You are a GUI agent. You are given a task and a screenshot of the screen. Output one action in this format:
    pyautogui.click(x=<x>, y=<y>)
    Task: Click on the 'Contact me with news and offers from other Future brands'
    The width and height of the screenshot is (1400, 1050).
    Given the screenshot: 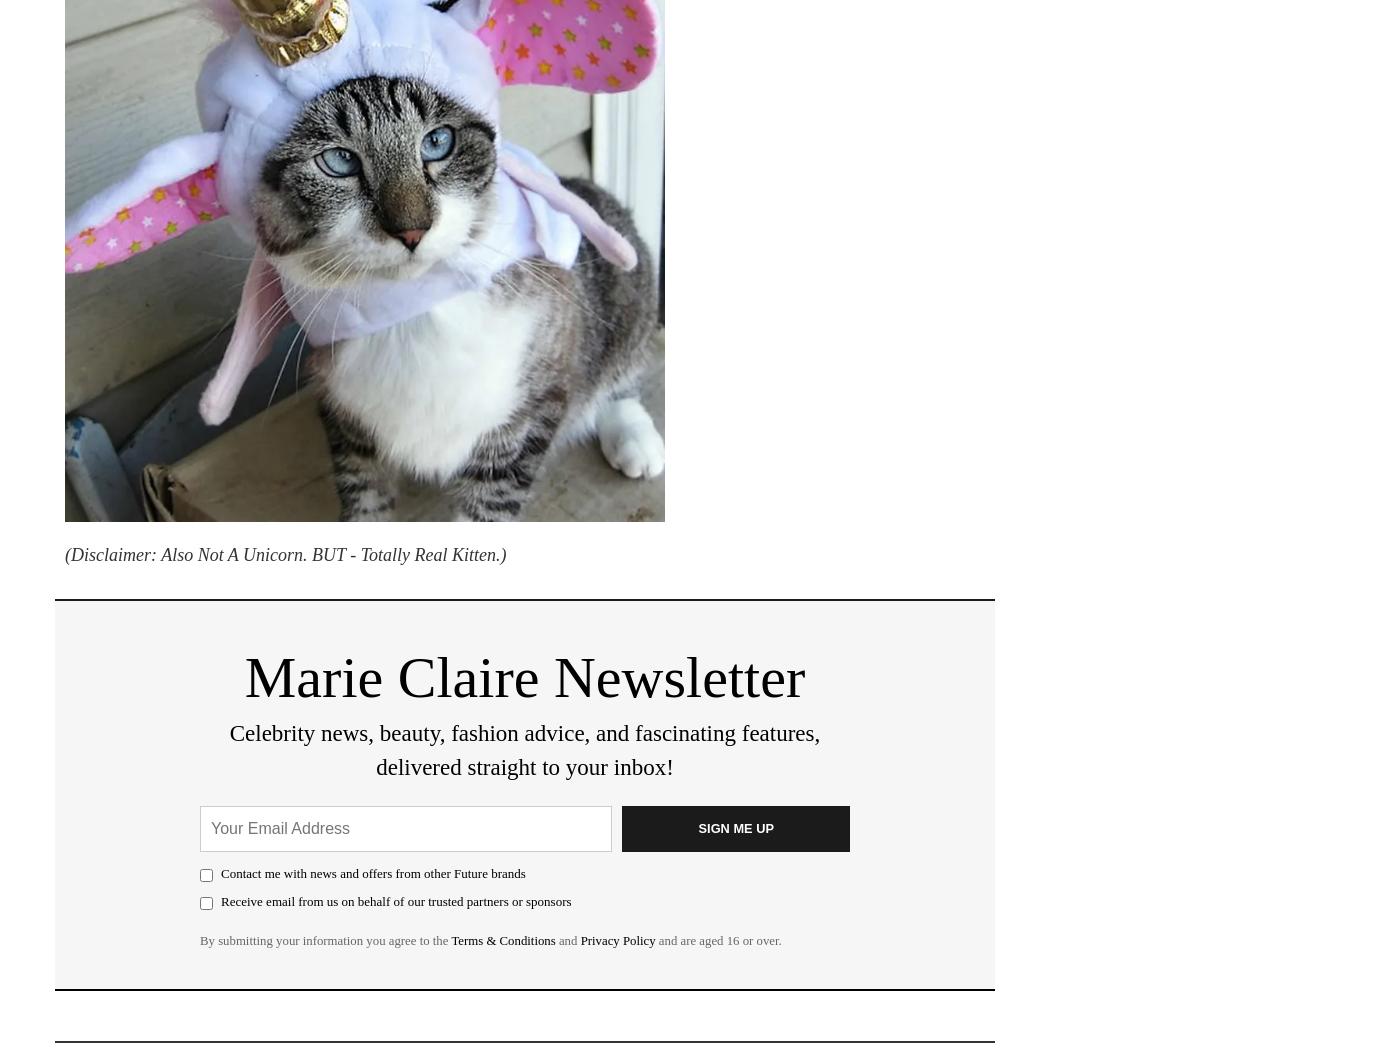 What is the action you would take?
    pyautogui.click(x=372, y=871)
    